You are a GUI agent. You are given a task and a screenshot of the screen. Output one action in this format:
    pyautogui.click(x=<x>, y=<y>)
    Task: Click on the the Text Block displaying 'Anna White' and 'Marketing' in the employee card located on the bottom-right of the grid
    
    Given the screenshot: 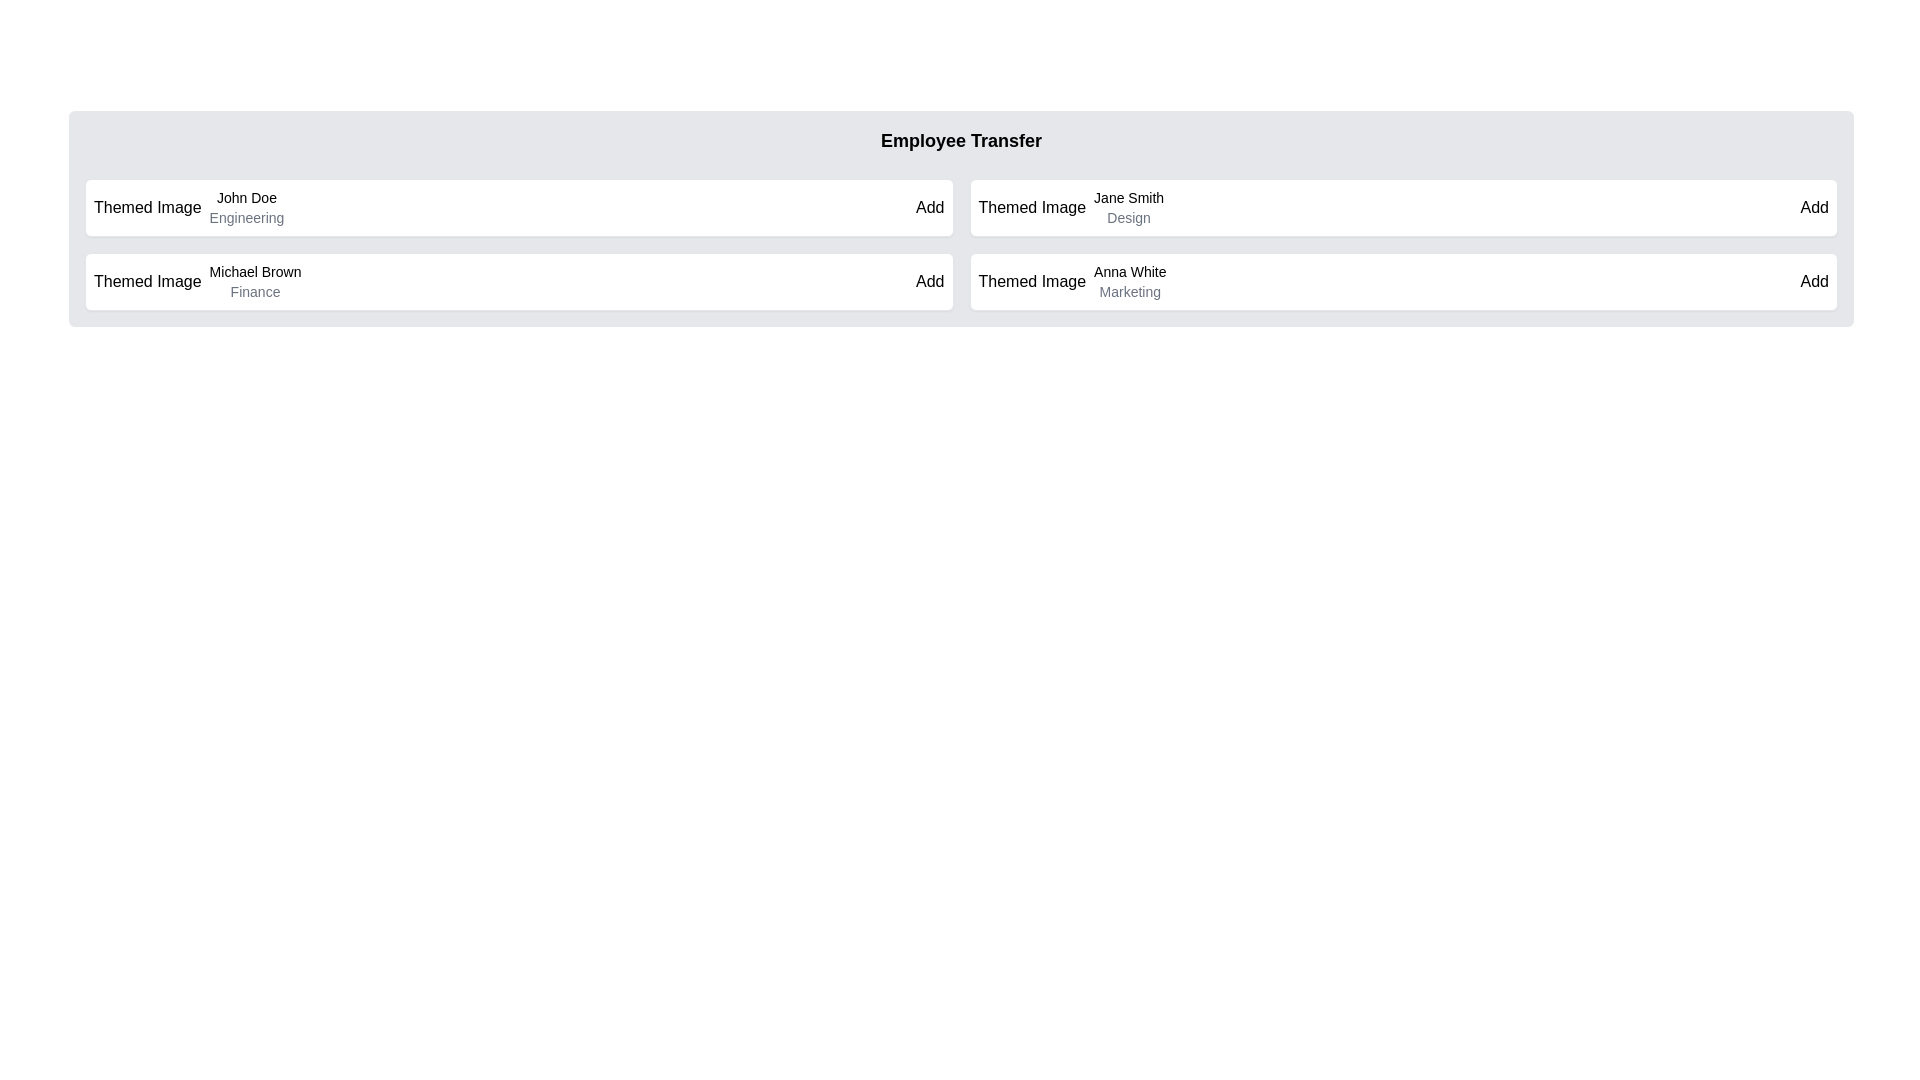 What is the action you would take?
    pyautogui.click(x=1130, y=281)
    